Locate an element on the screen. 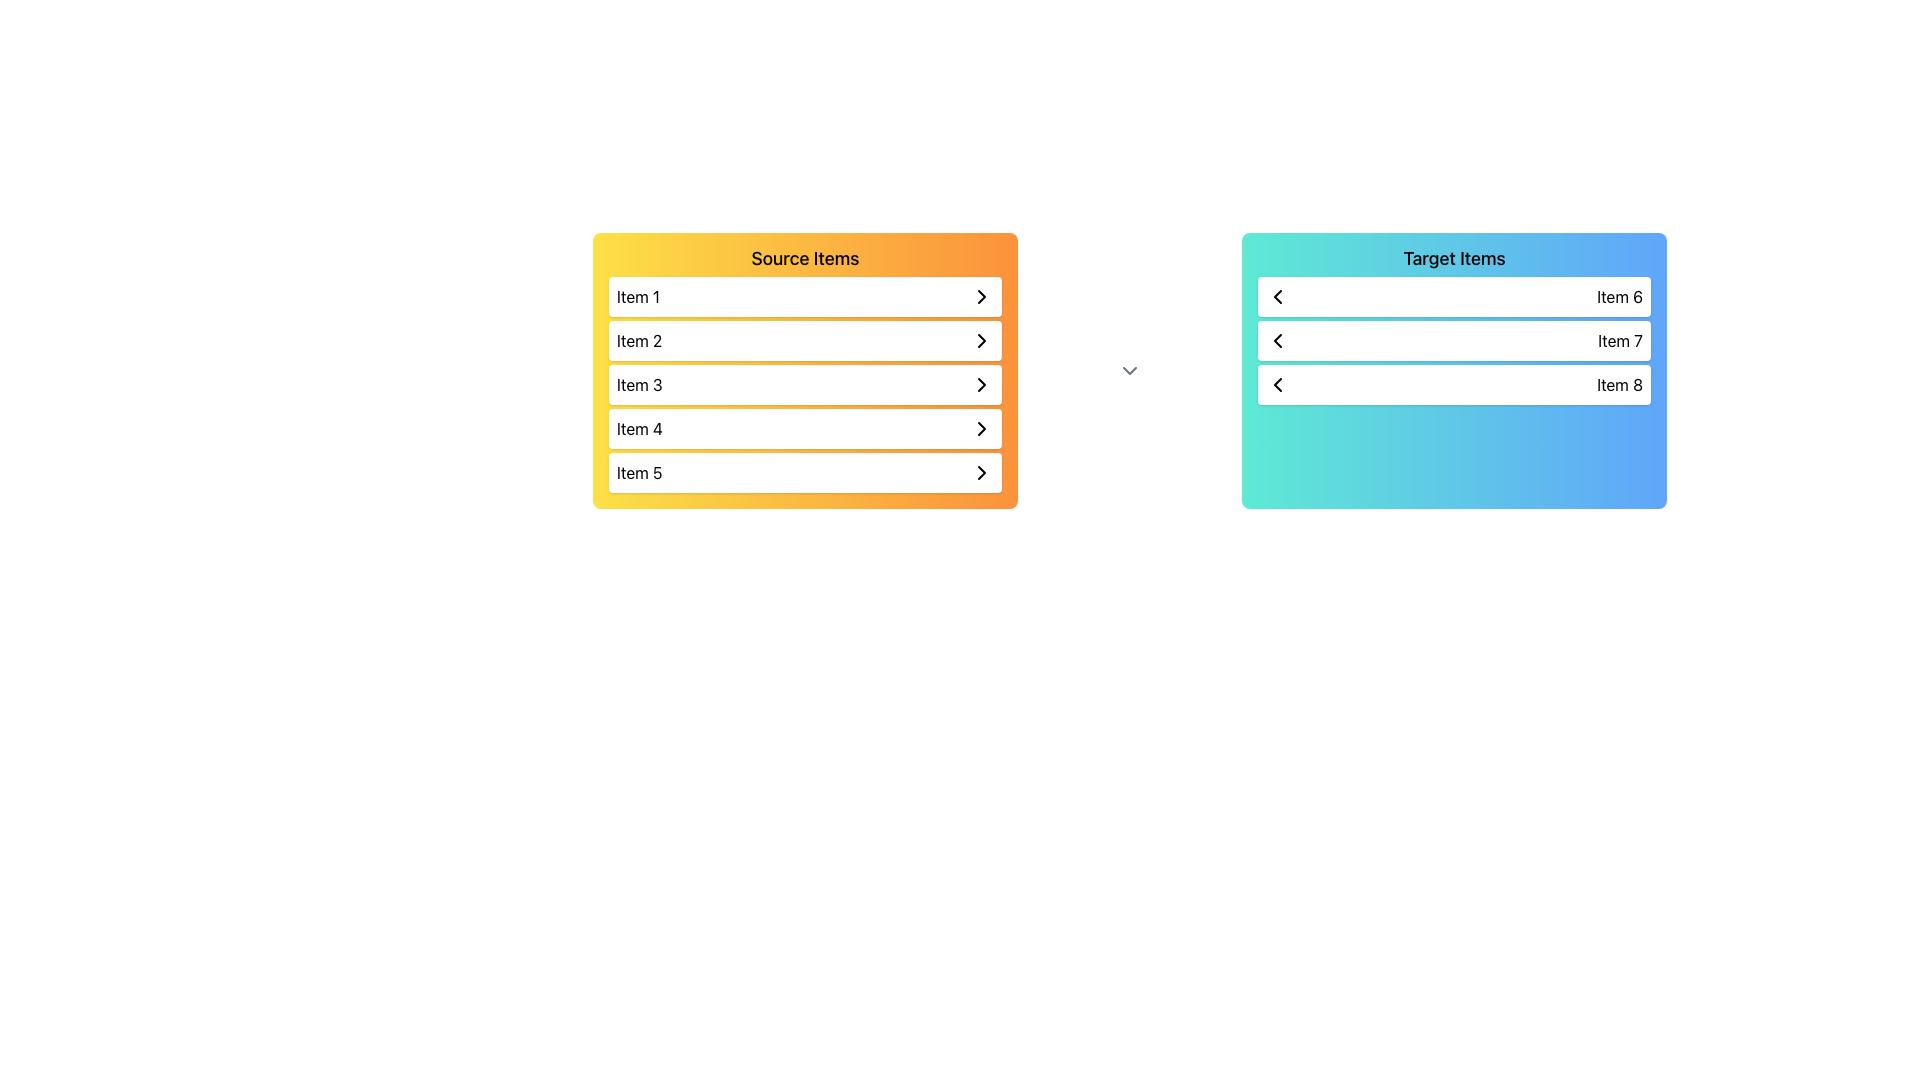 The image size is (1920, 1080). the right-arrow icon located is located at coordinates (981, 339).